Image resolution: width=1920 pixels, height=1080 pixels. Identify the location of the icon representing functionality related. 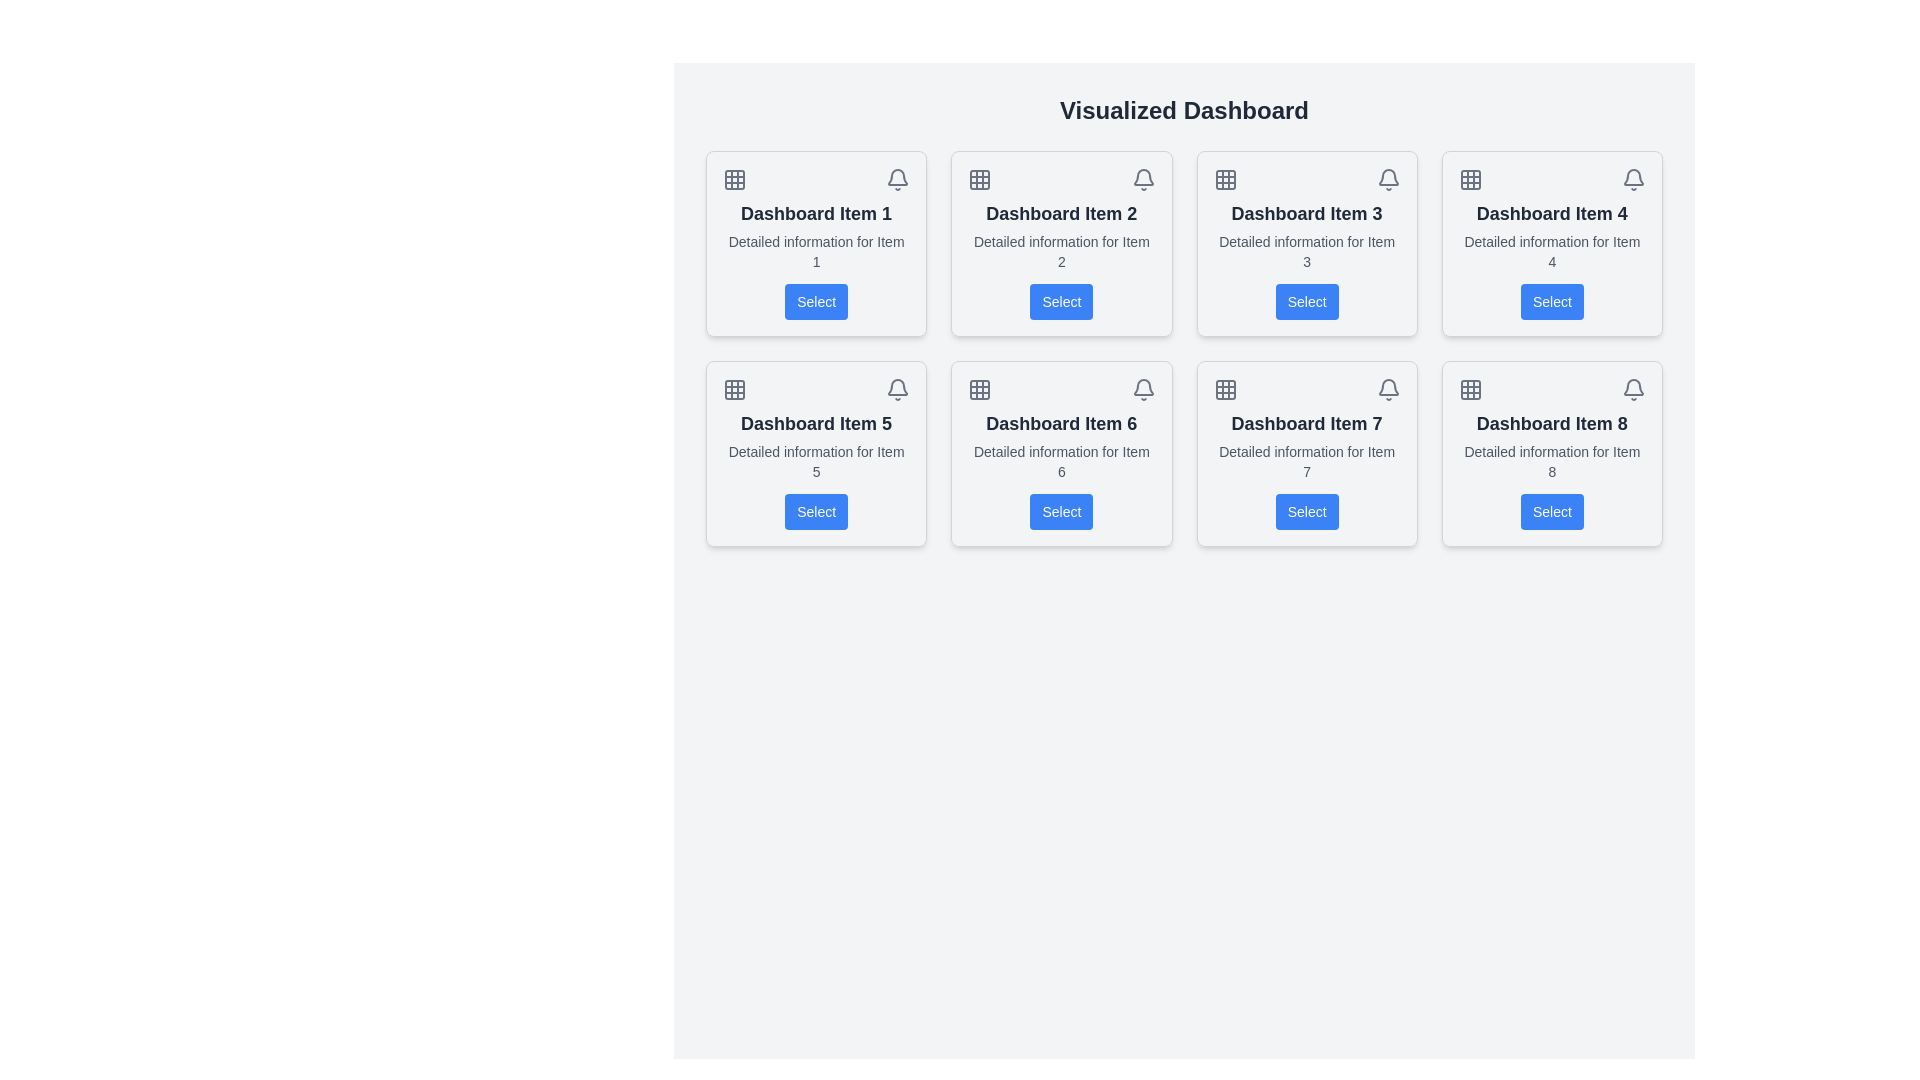
(733, 389).